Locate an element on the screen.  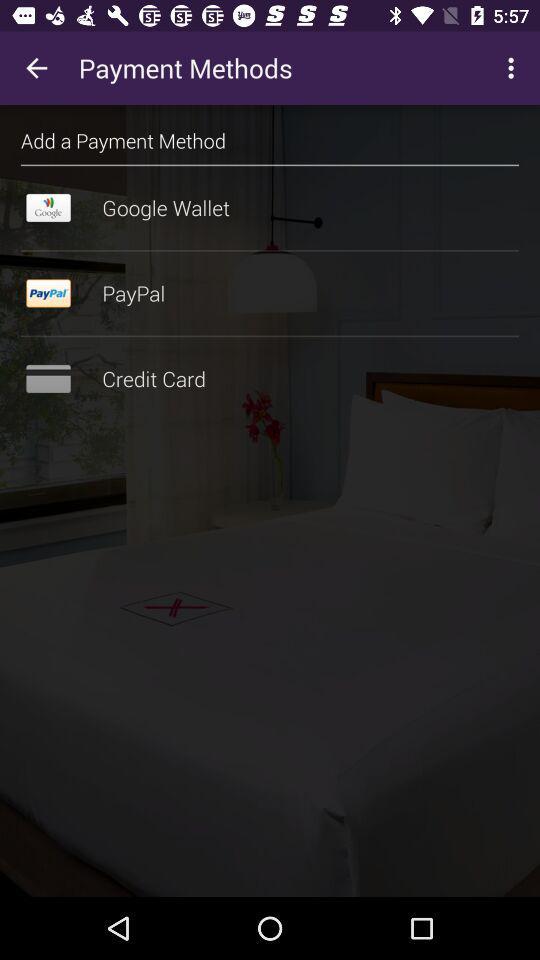
icon below the add a payment icon is located at coordinates (270, 164).